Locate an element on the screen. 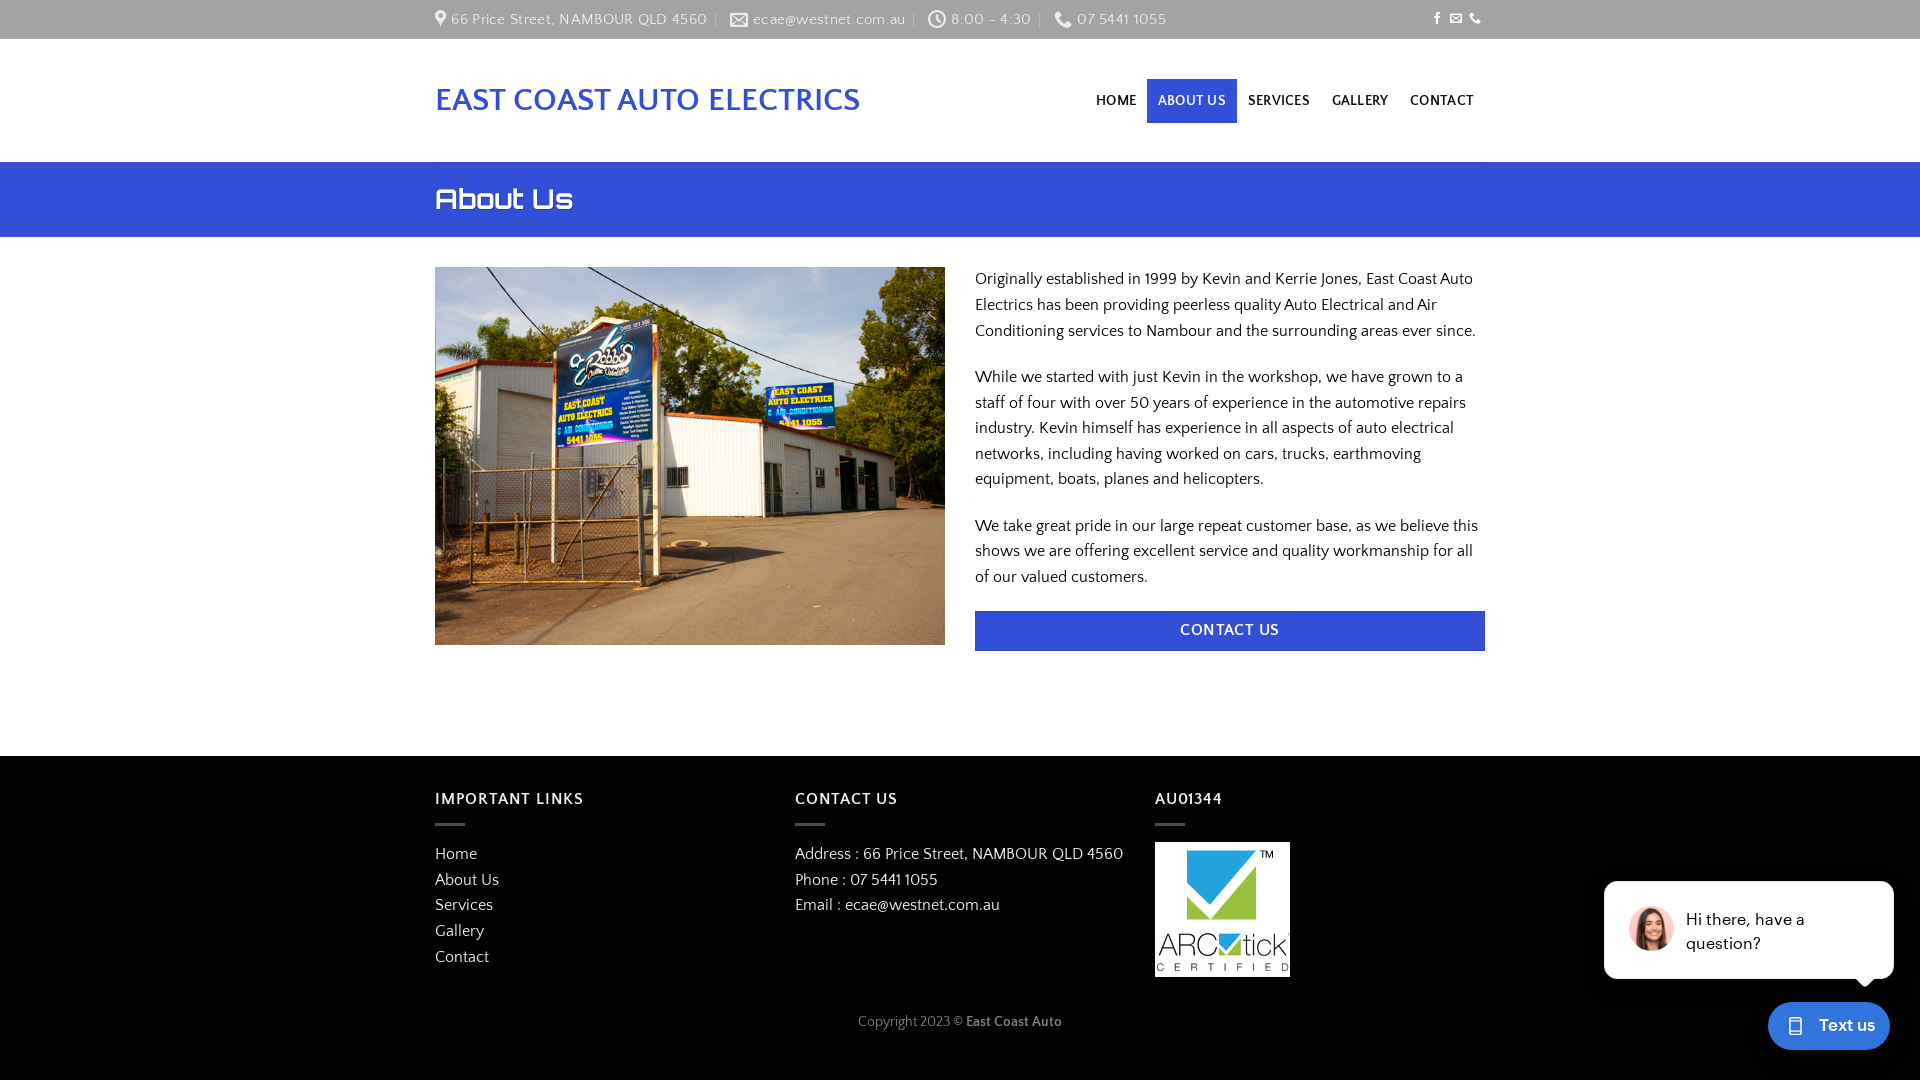 Image resolution: width=1920 pixels, height=1080 pixels. 'Send us an email' is located at coordinates (1449, 19).